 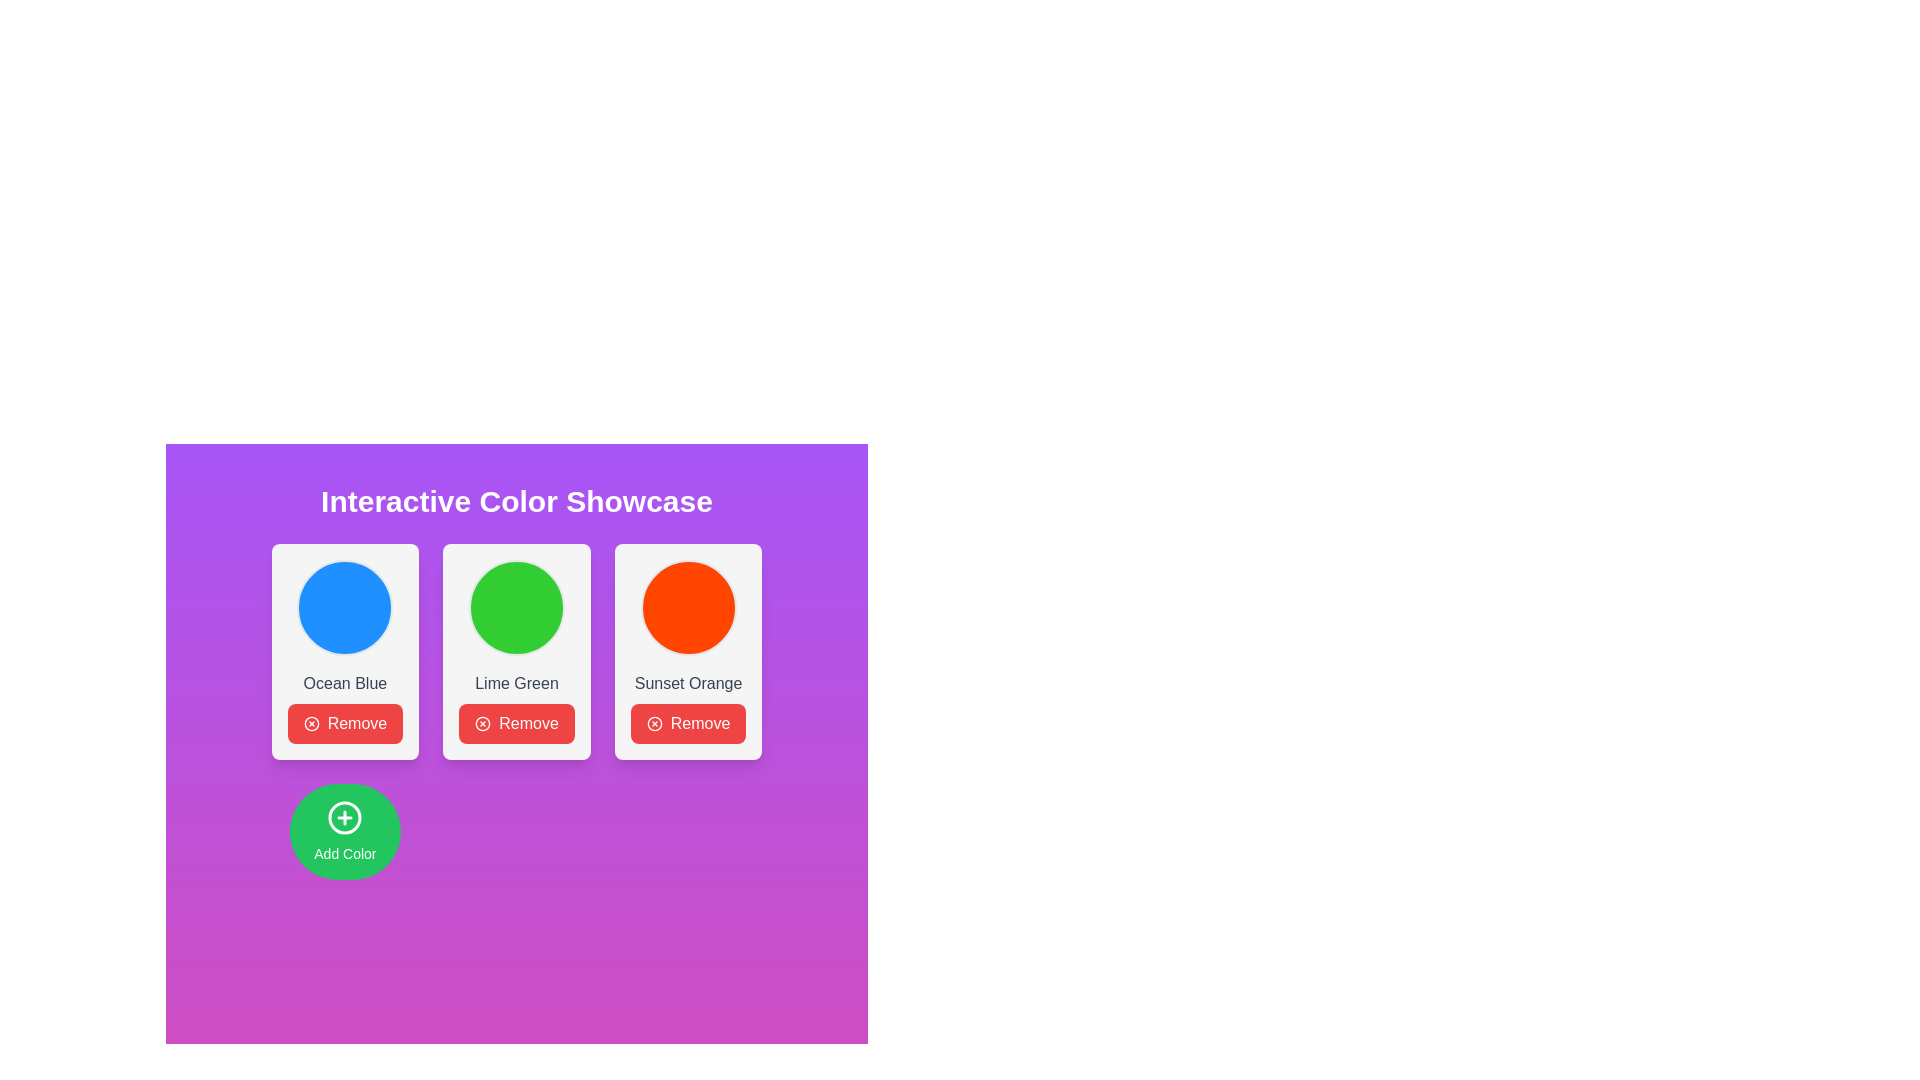 I want to click on the button, so click(x=345, y=832).